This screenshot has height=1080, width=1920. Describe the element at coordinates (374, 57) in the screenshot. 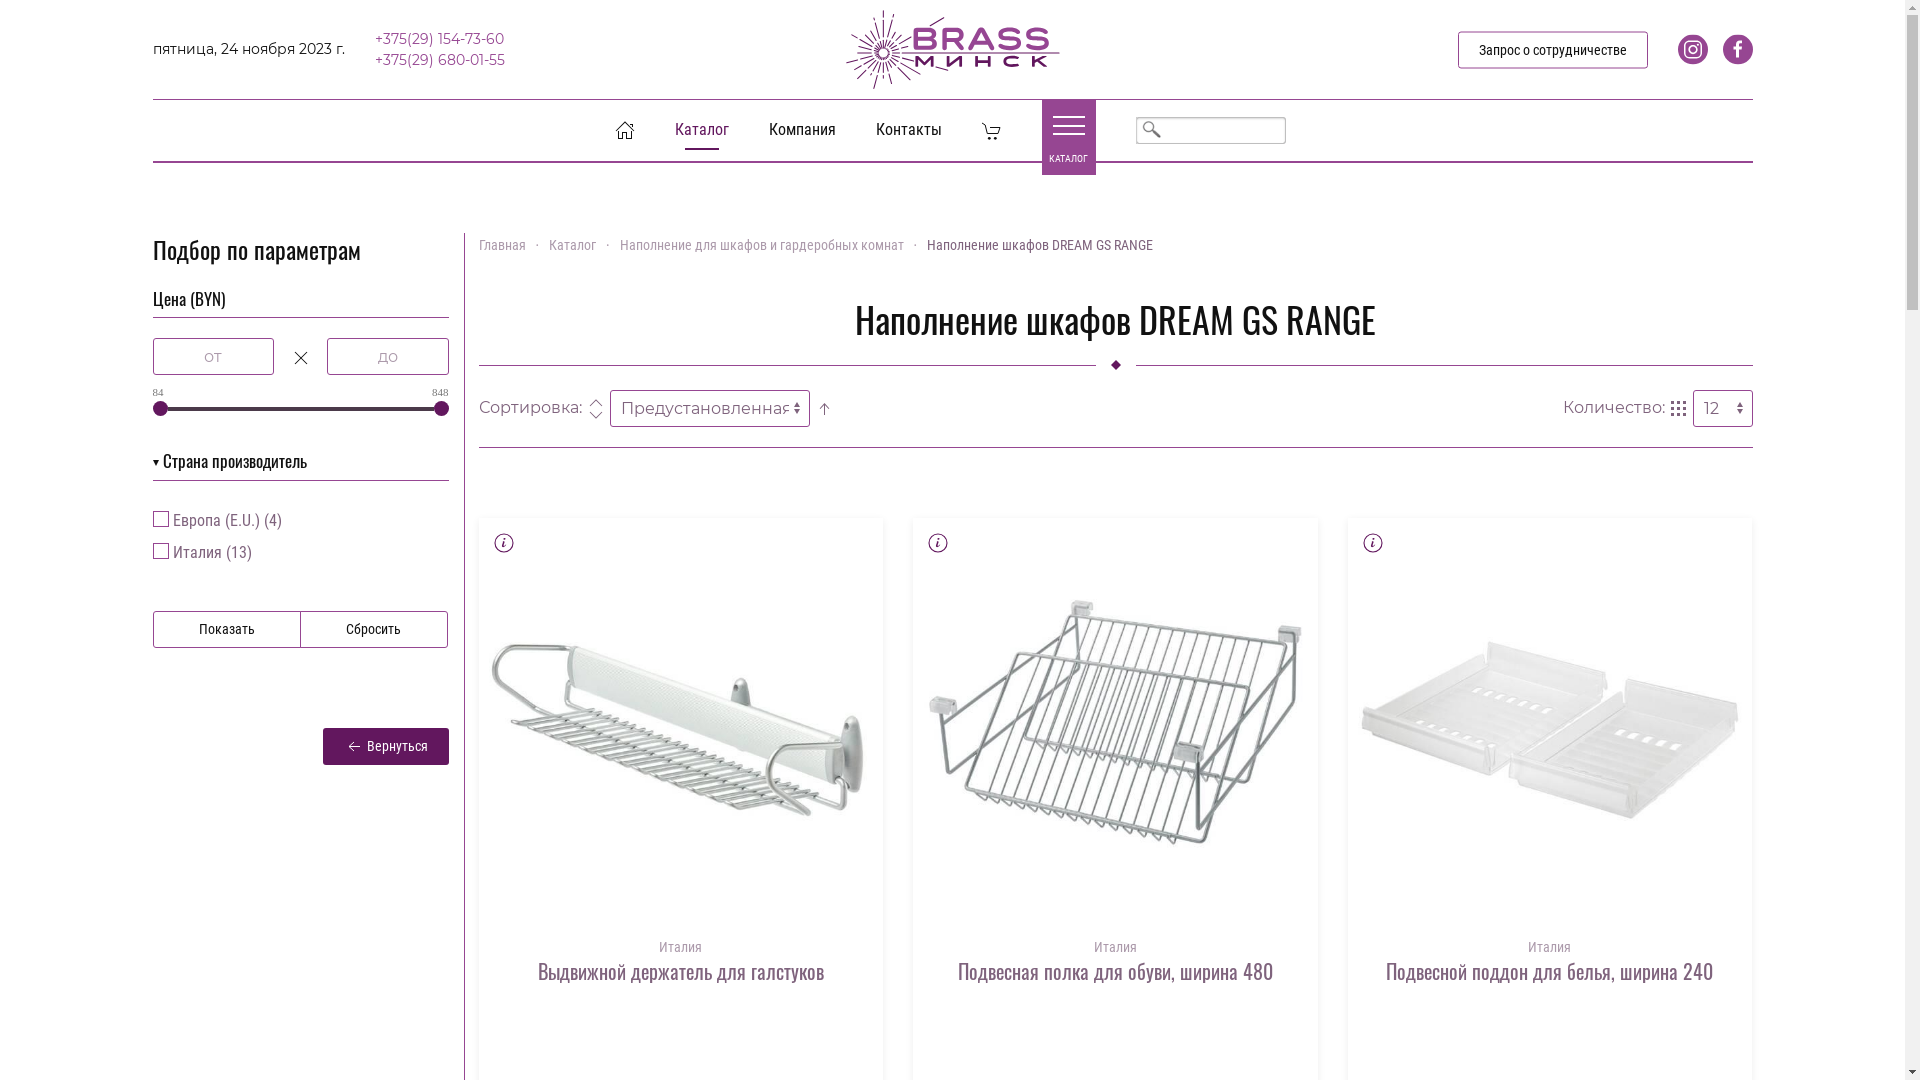

I see `'+375(29) 680-01-55'` at that location.